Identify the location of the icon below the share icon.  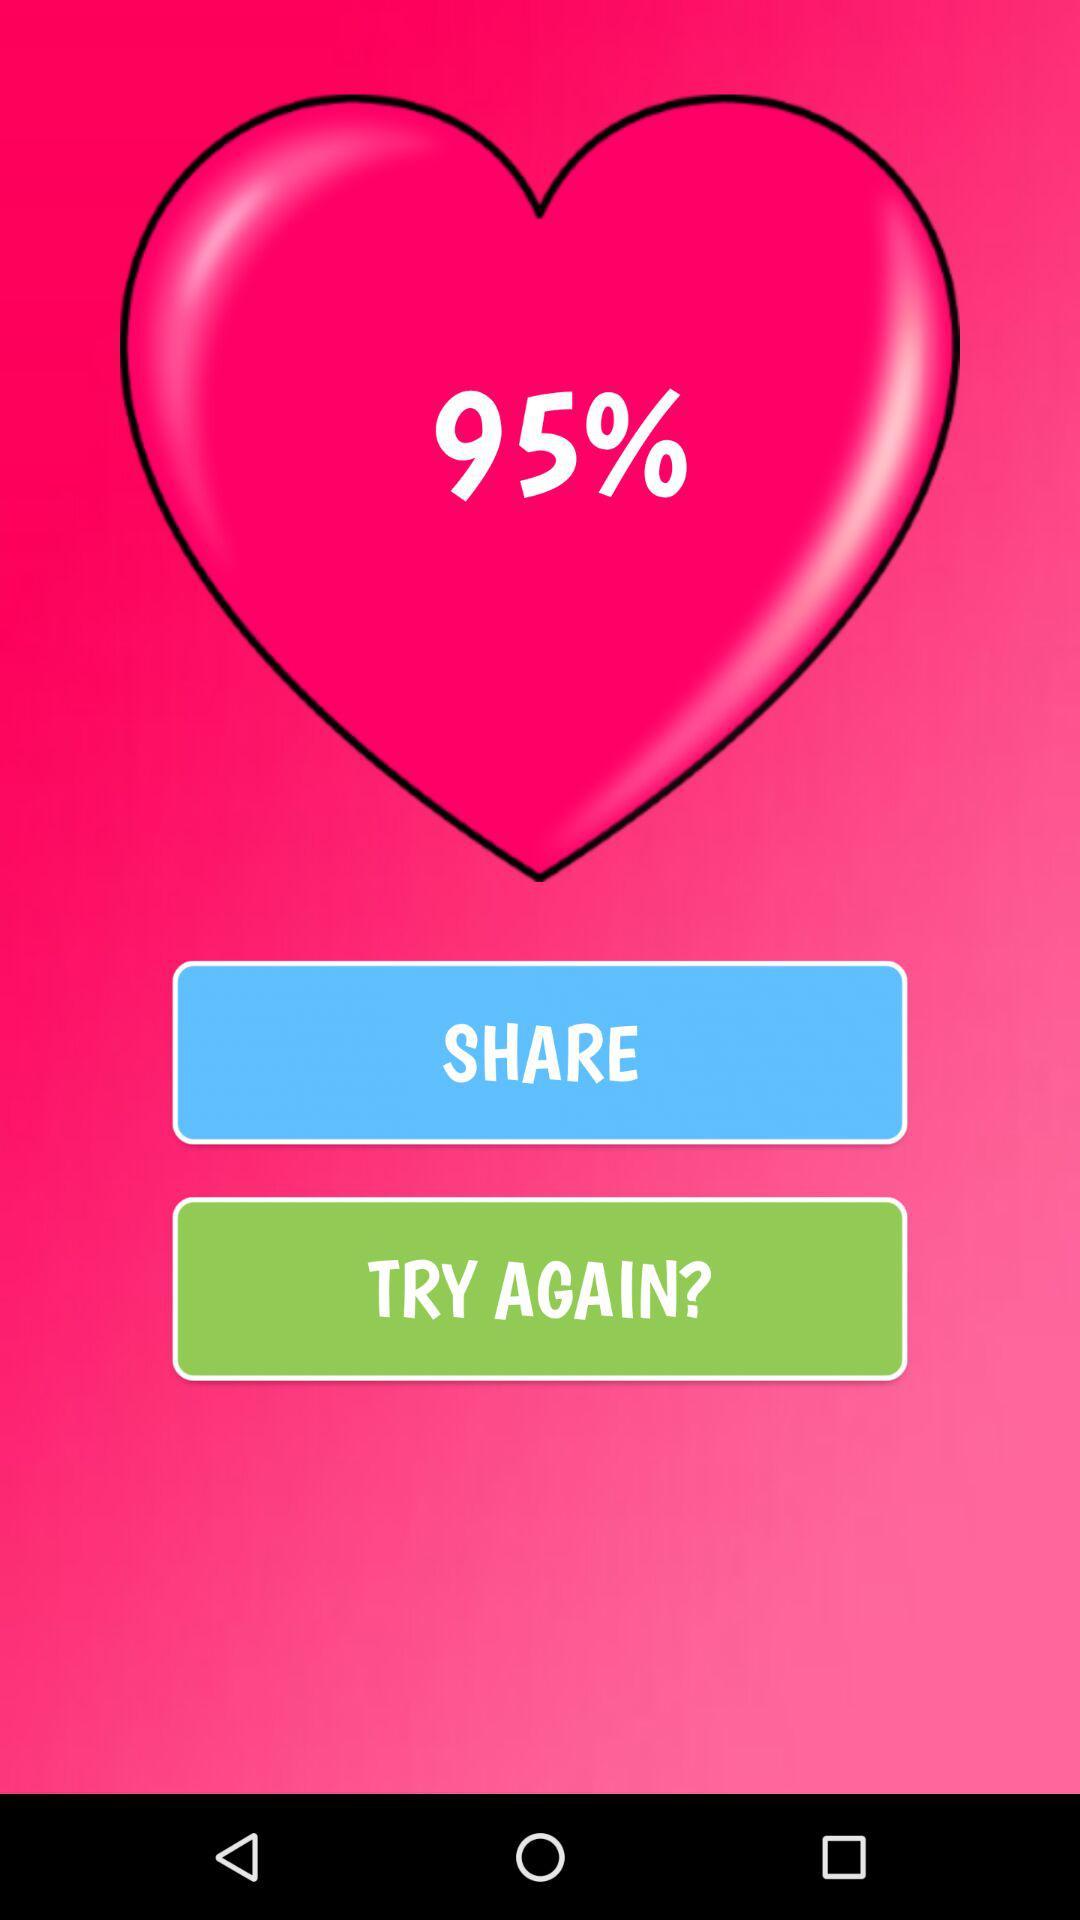
(540, 1288).